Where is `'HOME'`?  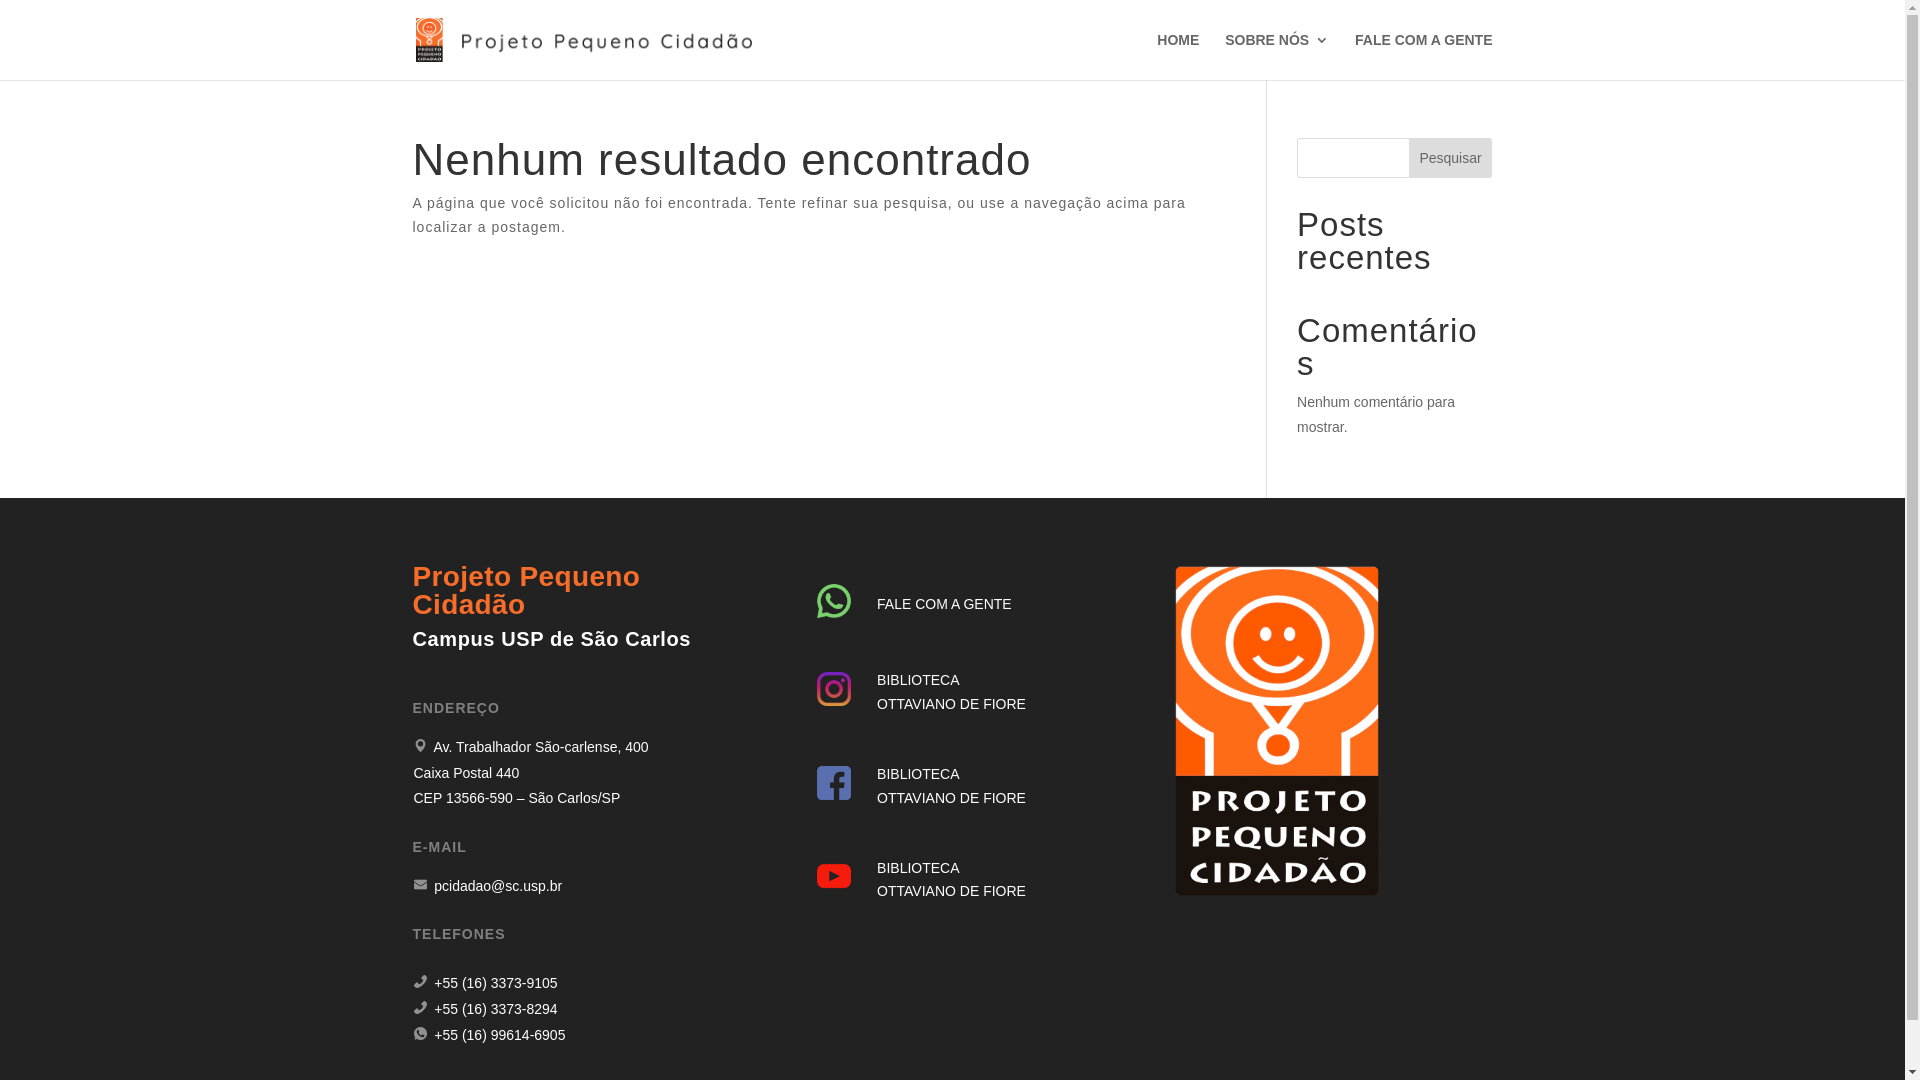
'HOME' is located at coordinates (1177, 55).